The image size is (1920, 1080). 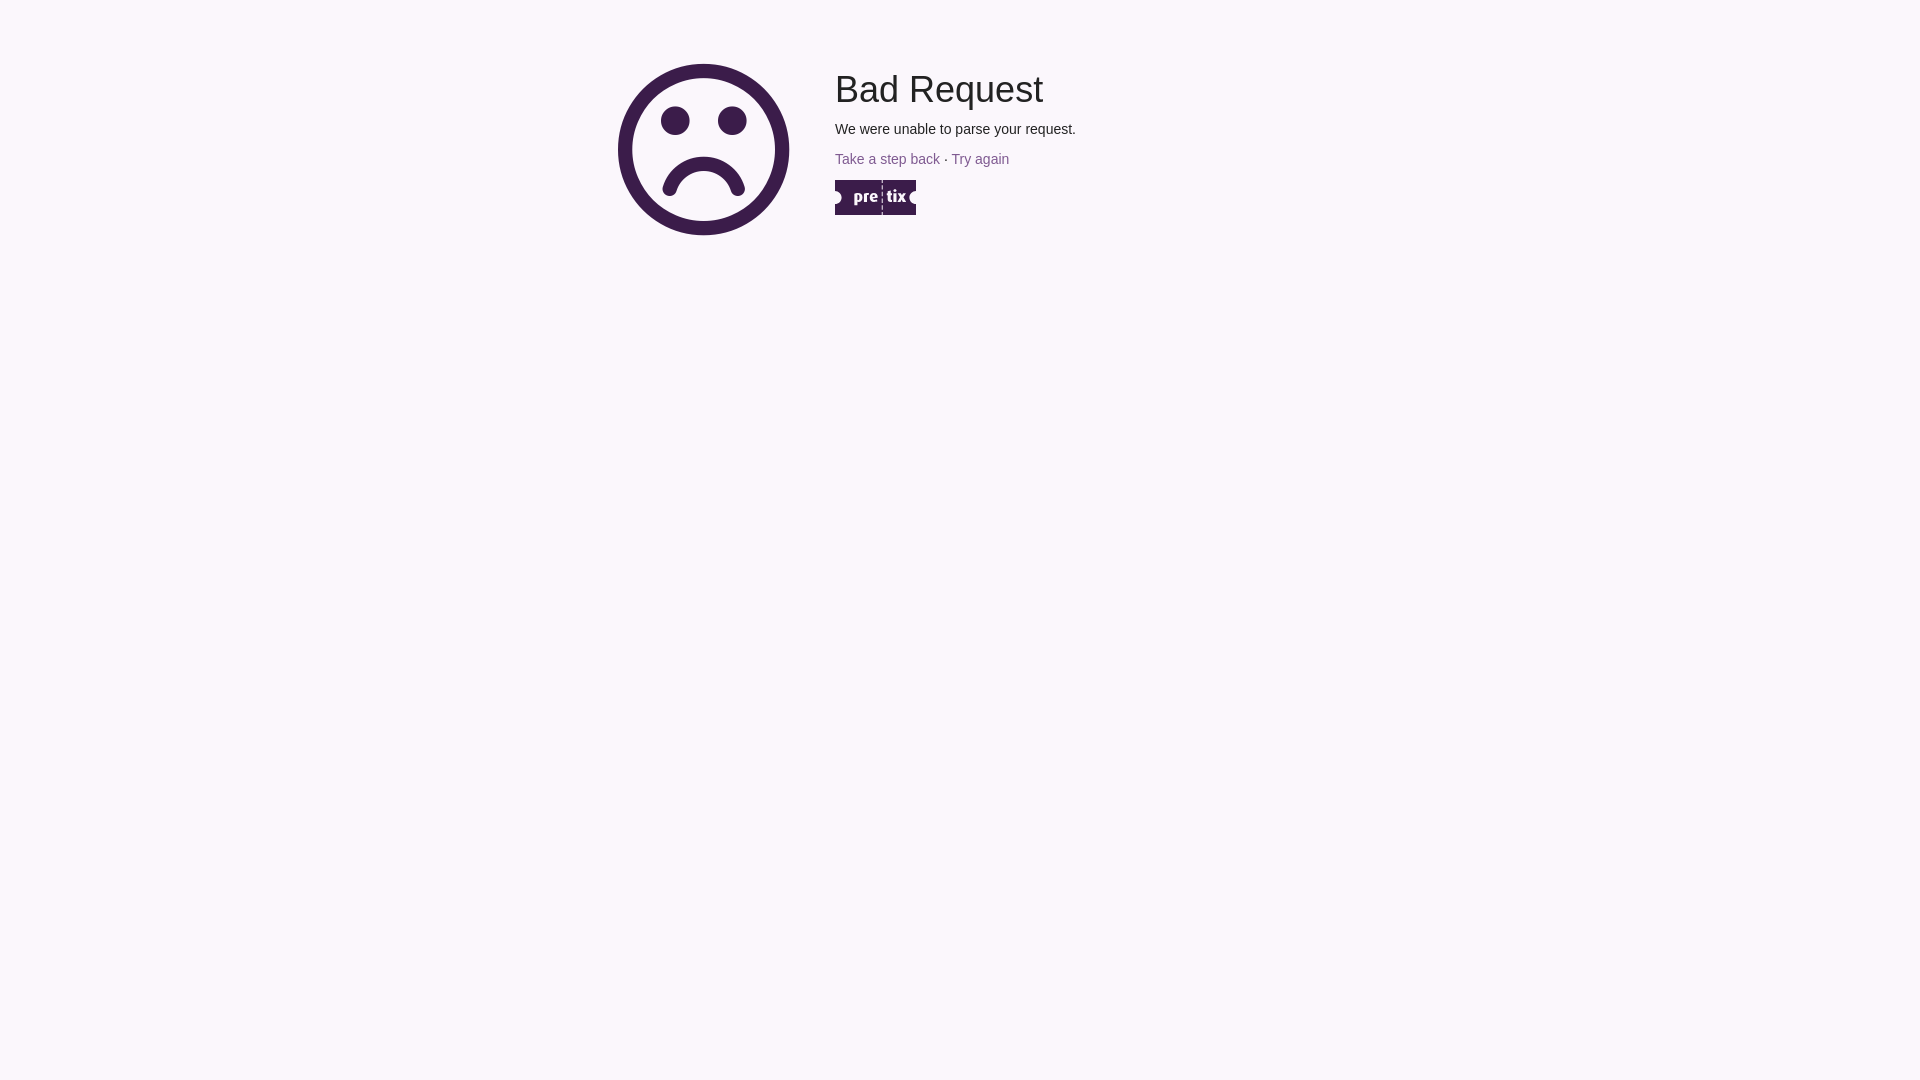 I want to click on 'Try again', so click(x=979, y=157).